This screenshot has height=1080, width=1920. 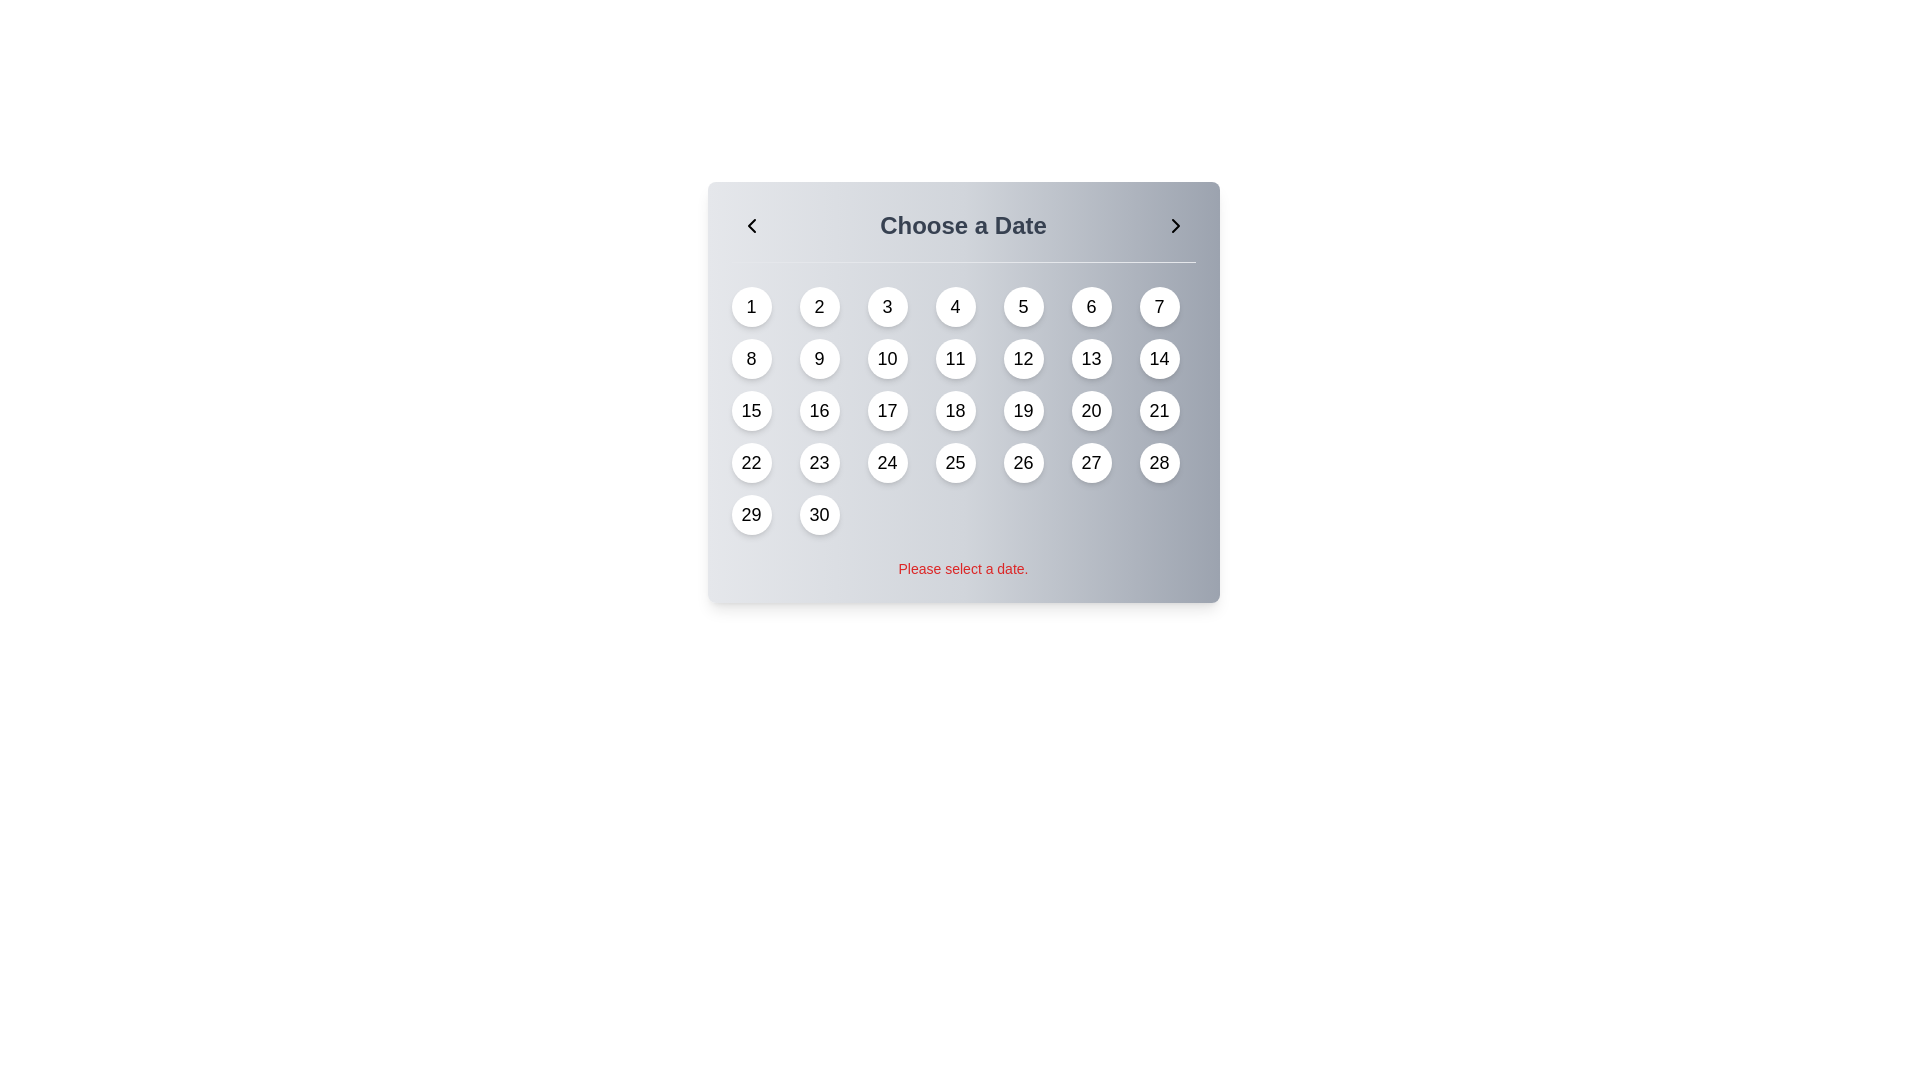 I want to click on the date '8' button in the calendar grid, so click(x=750, y=357).